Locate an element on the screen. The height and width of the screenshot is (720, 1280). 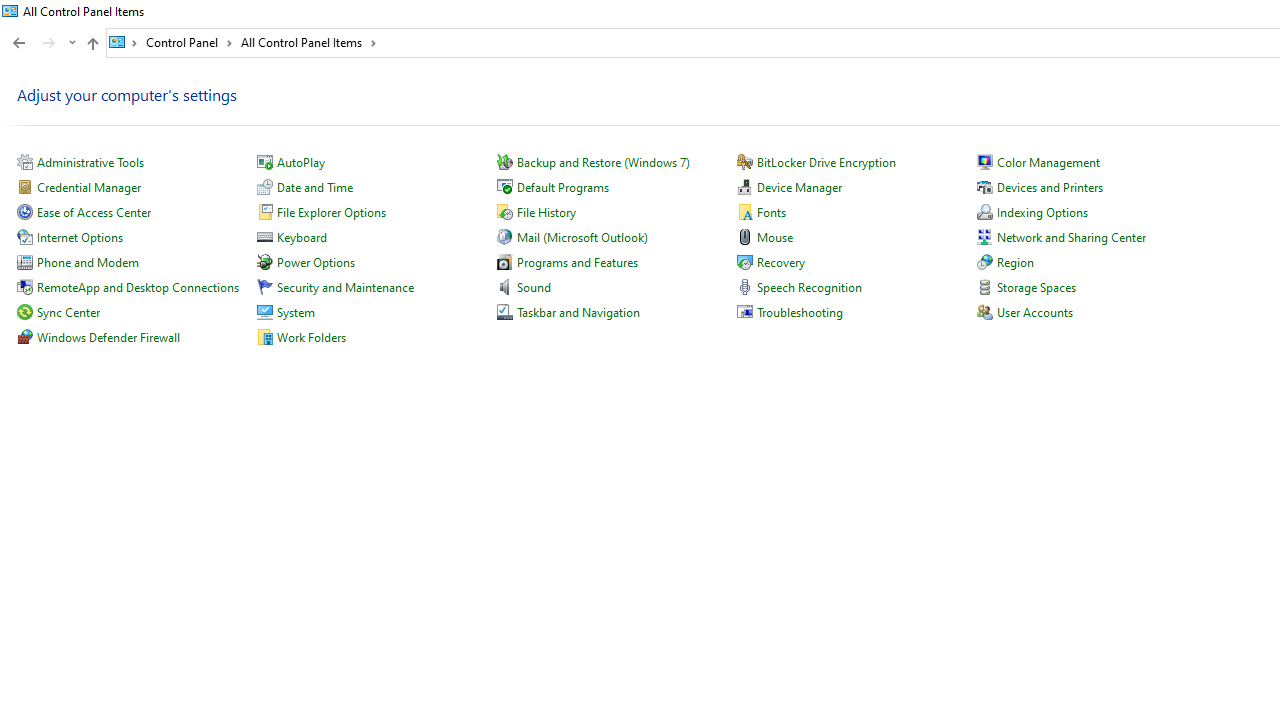
'Mouse' is located at coordinates (774, 236).